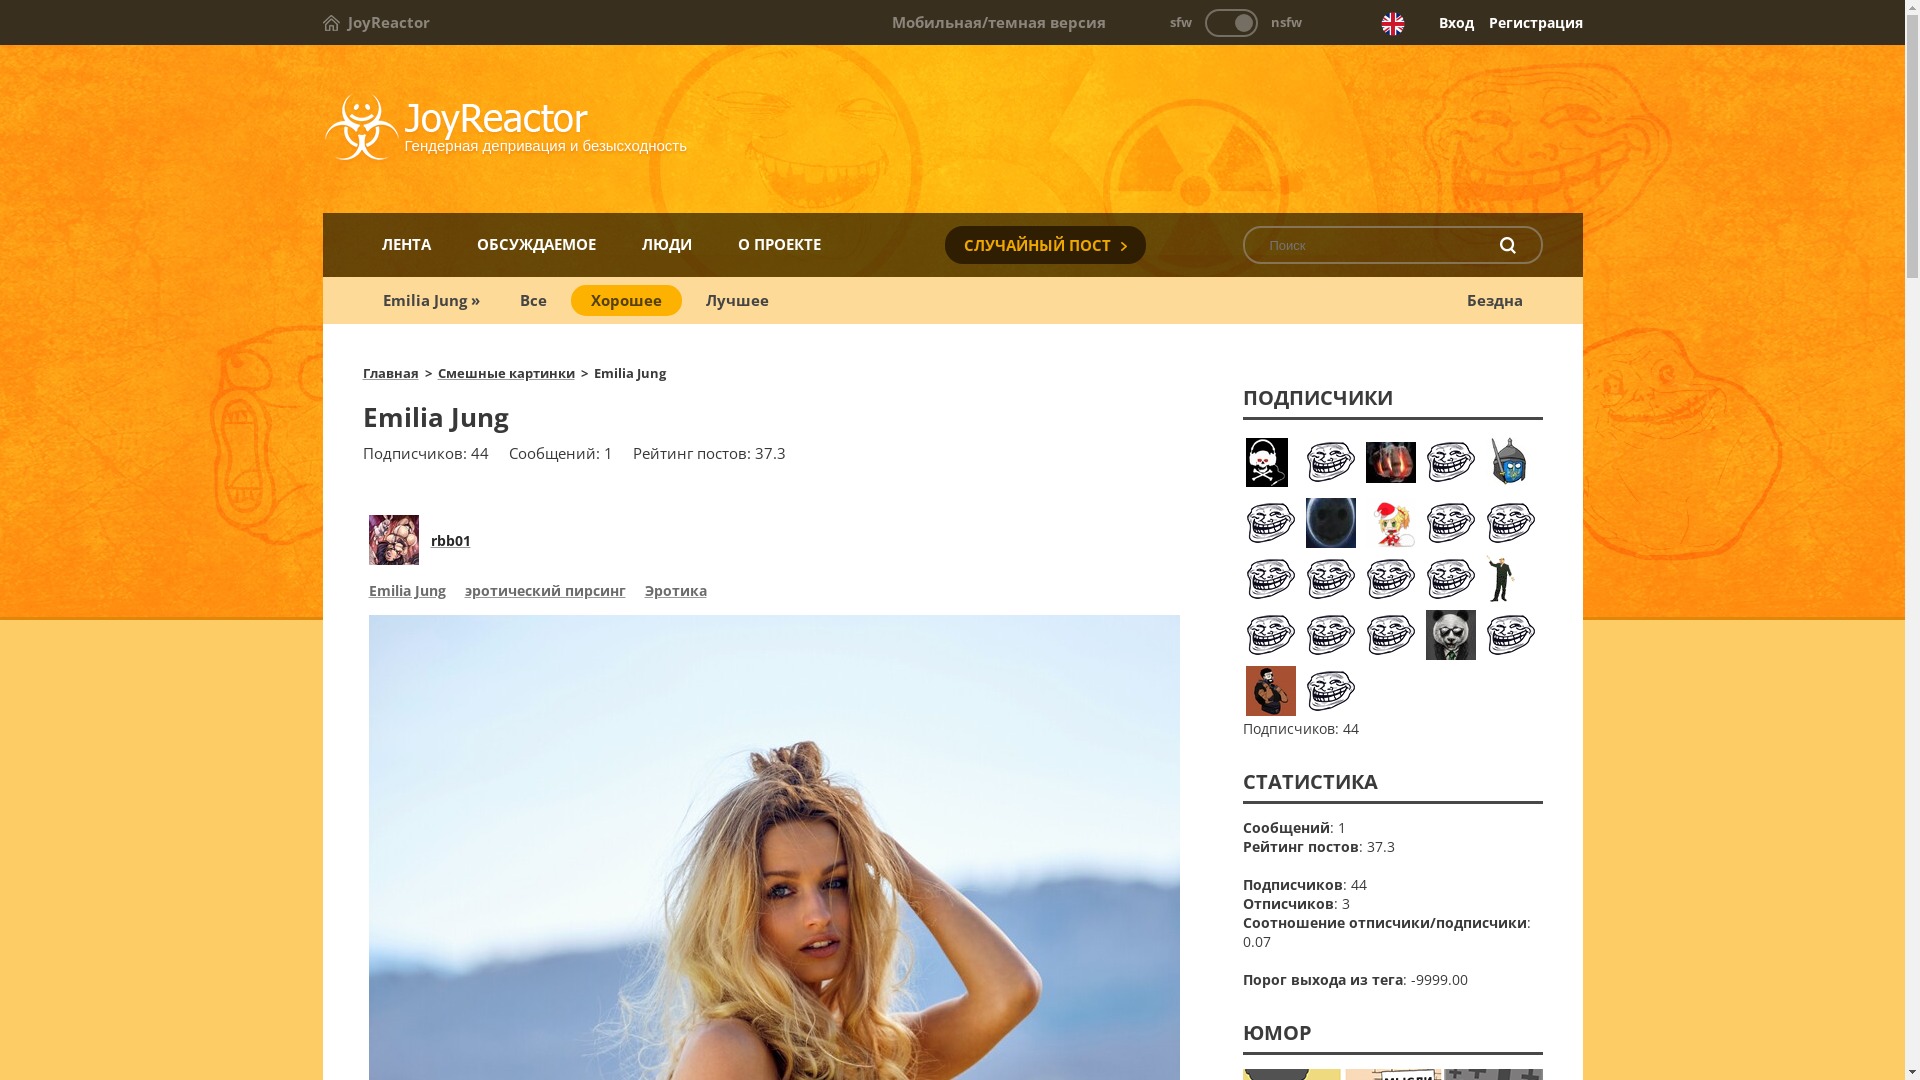  Describe the element at coordinates (375, 22) in the screenshot. I see `'JoyReactor'` at that location.